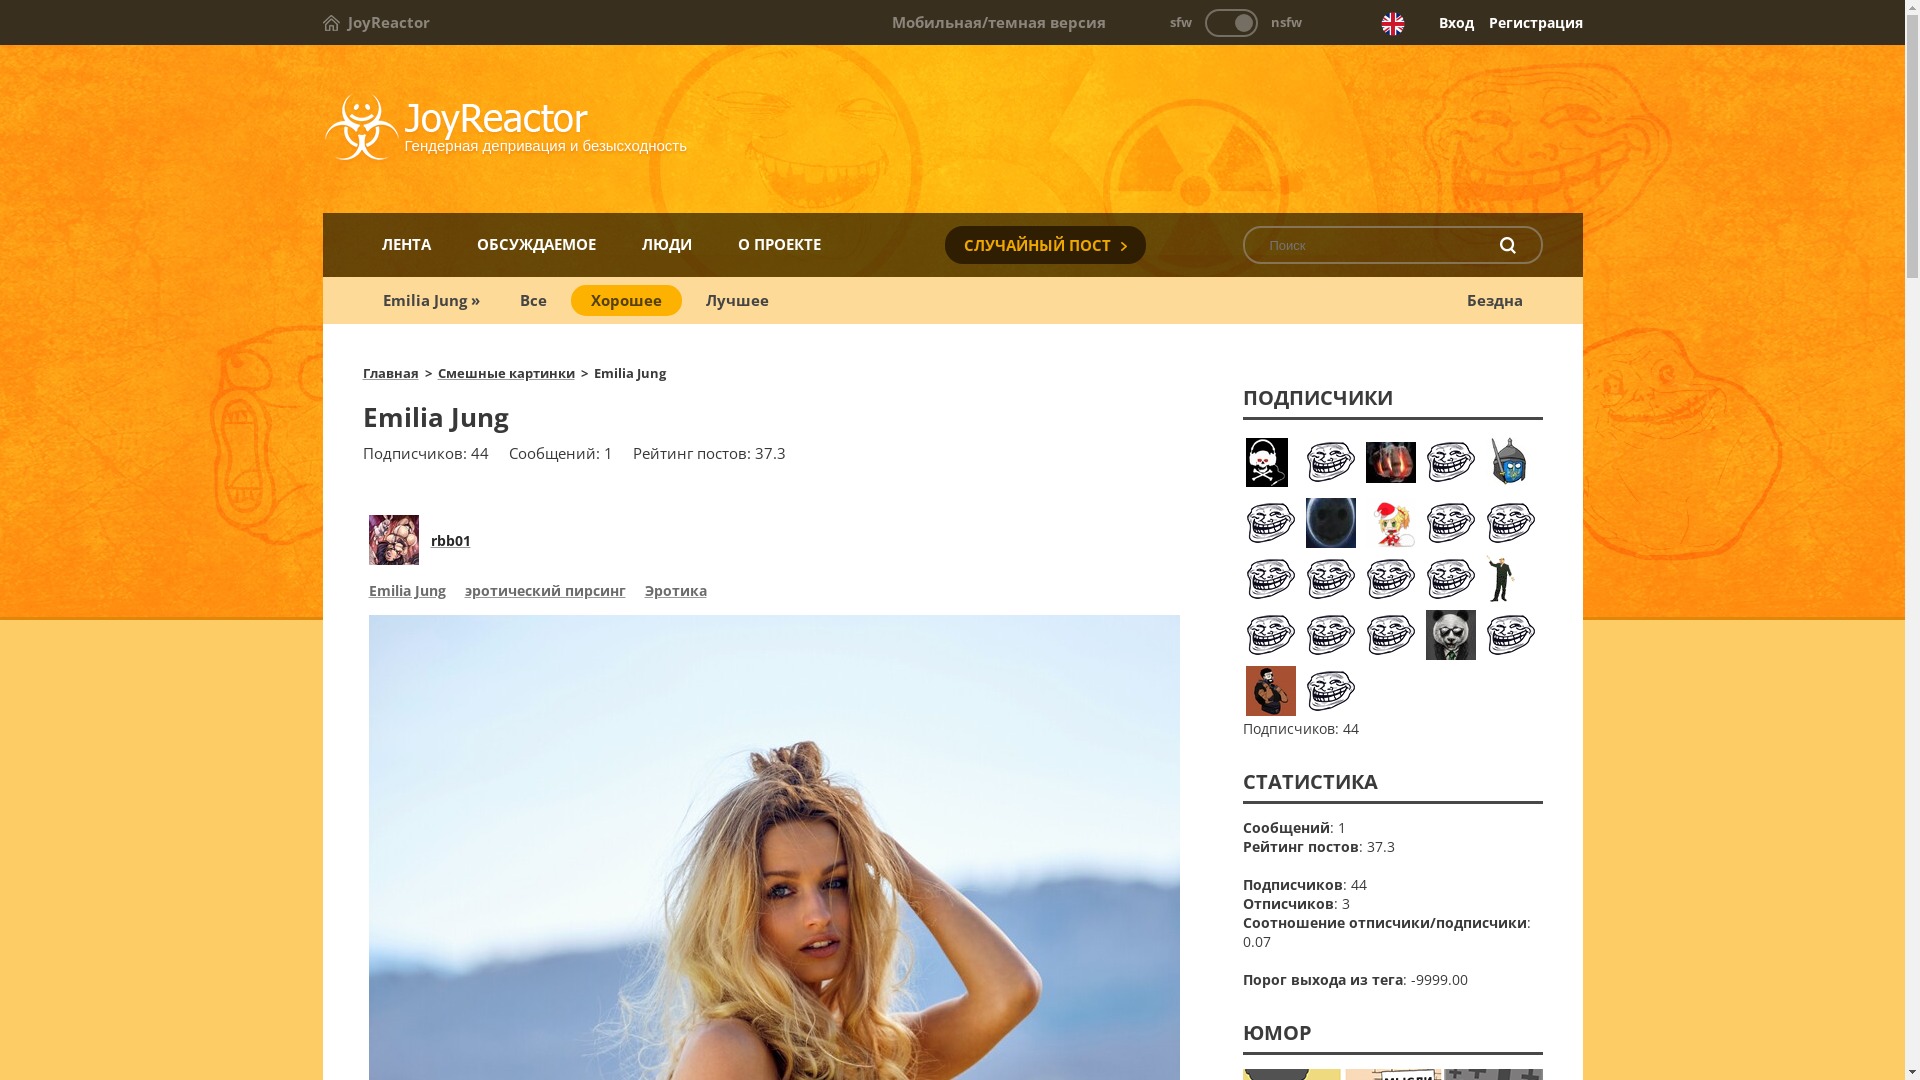  Describe the element at coordinates (375, 22) in the screenshot. I see `'JoyReactor'` at that location.